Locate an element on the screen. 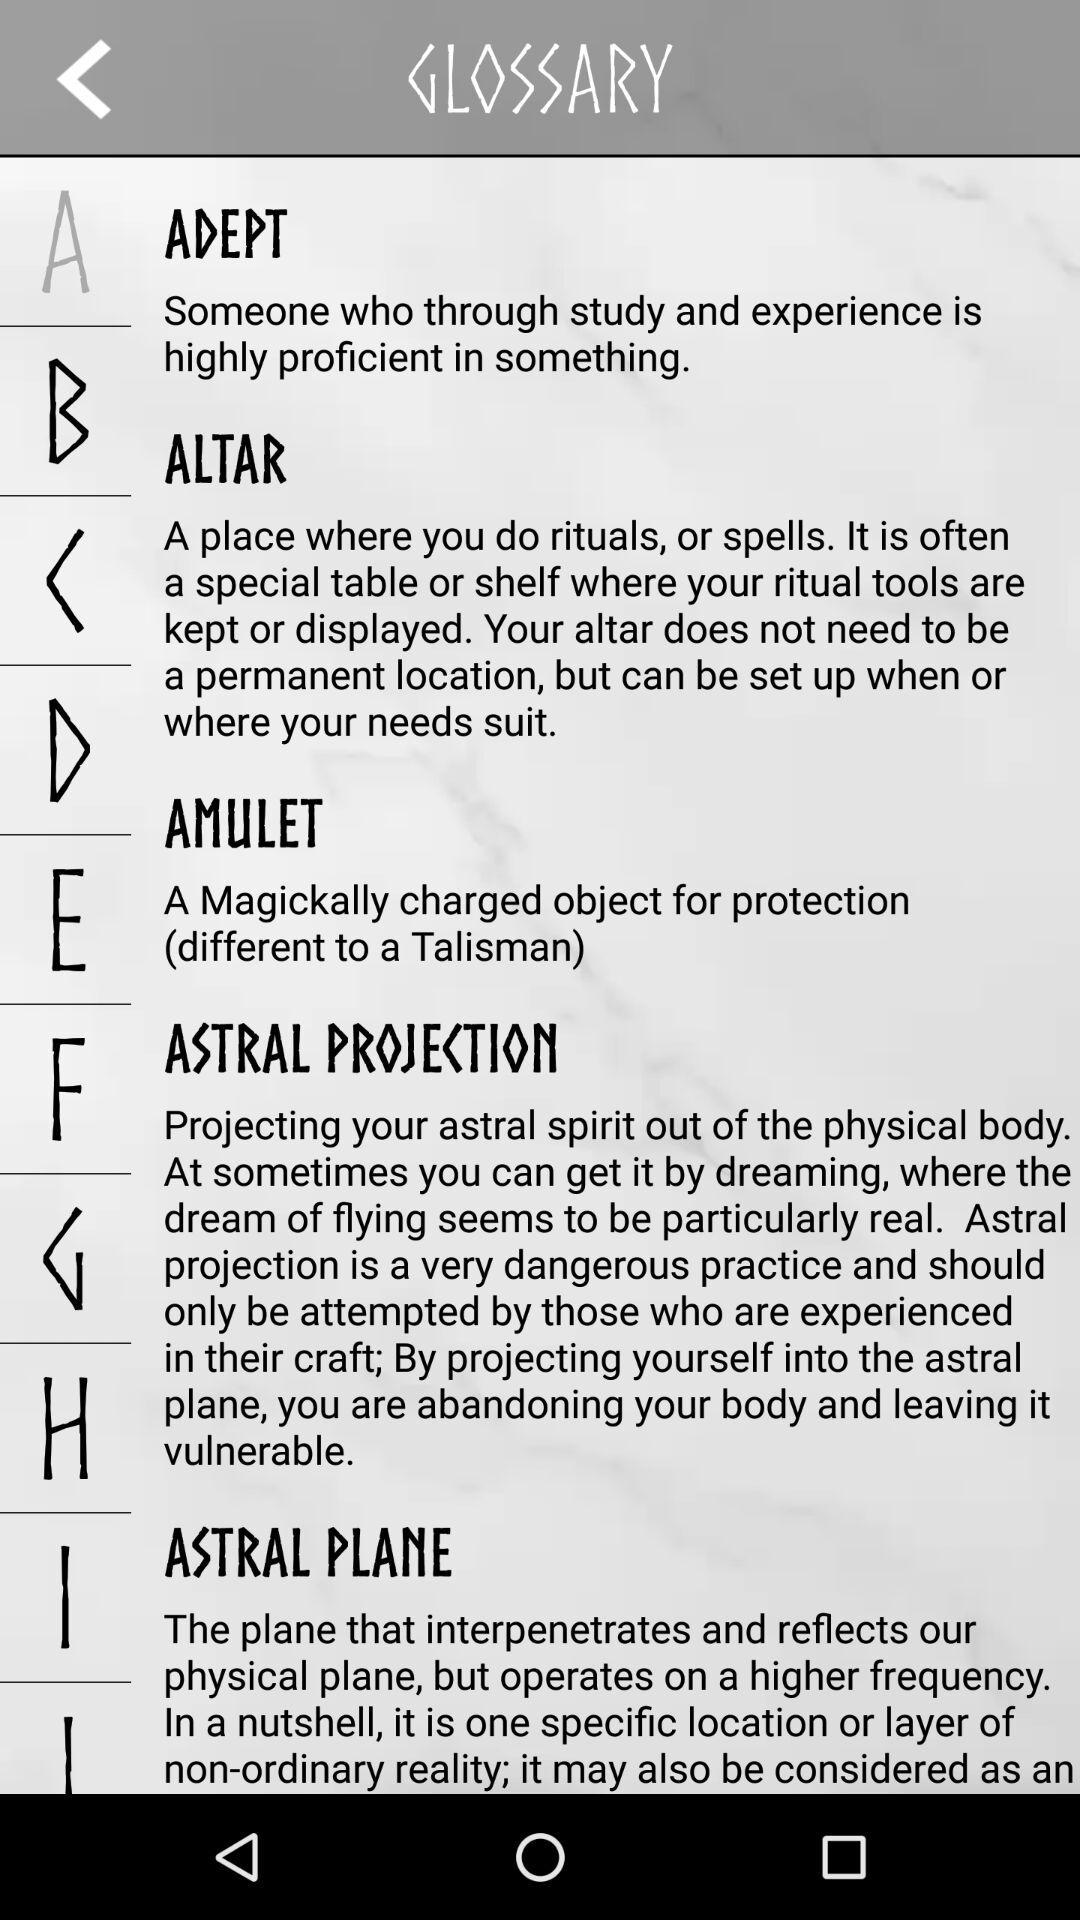 The image size is (1080, 1920). the i icon is located at coordinates (64, 1596).